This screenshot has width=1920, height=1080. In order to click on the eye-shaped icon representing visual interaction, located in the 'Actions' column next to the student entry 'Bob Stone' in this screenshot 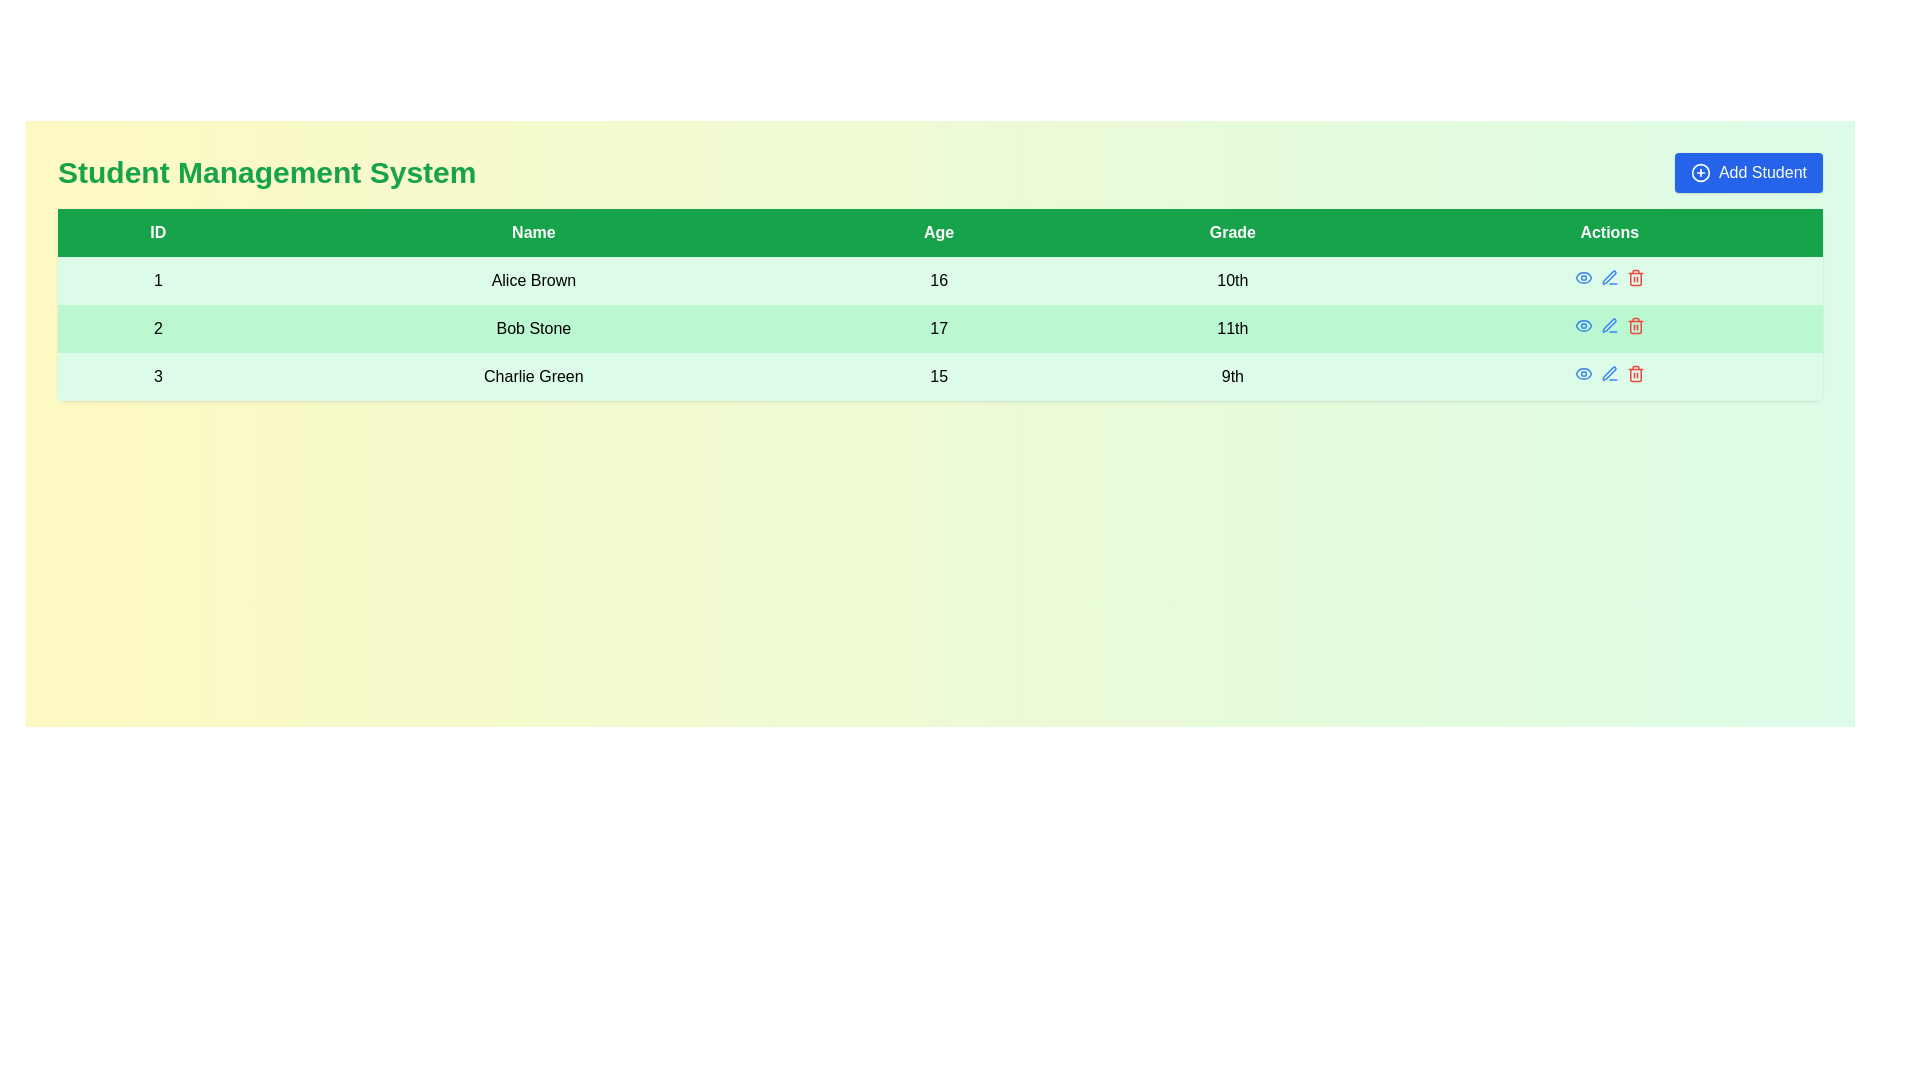, I will do `click(1582, 325)`.